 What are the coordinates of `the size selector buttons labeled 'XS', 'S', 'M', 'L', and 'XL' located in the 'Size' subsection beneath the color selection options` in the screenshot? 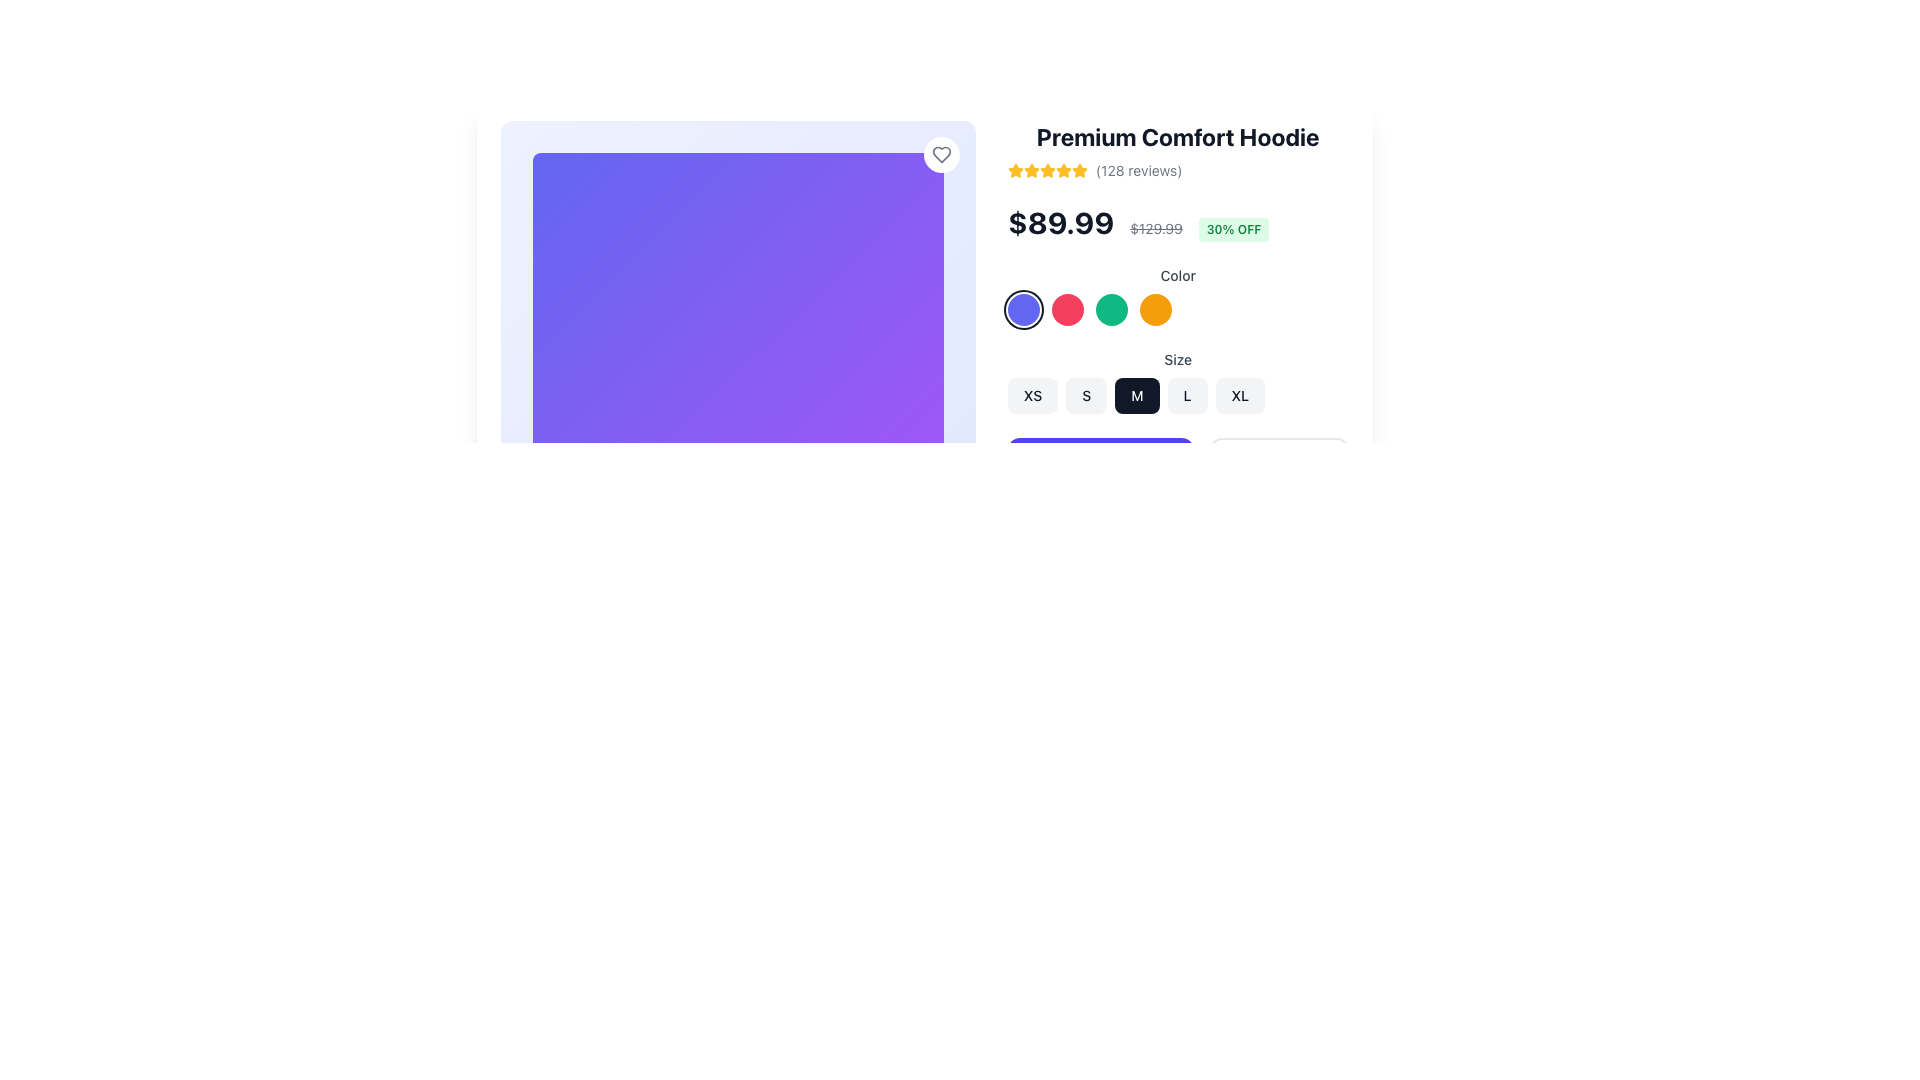 It's located at (1178, 381).